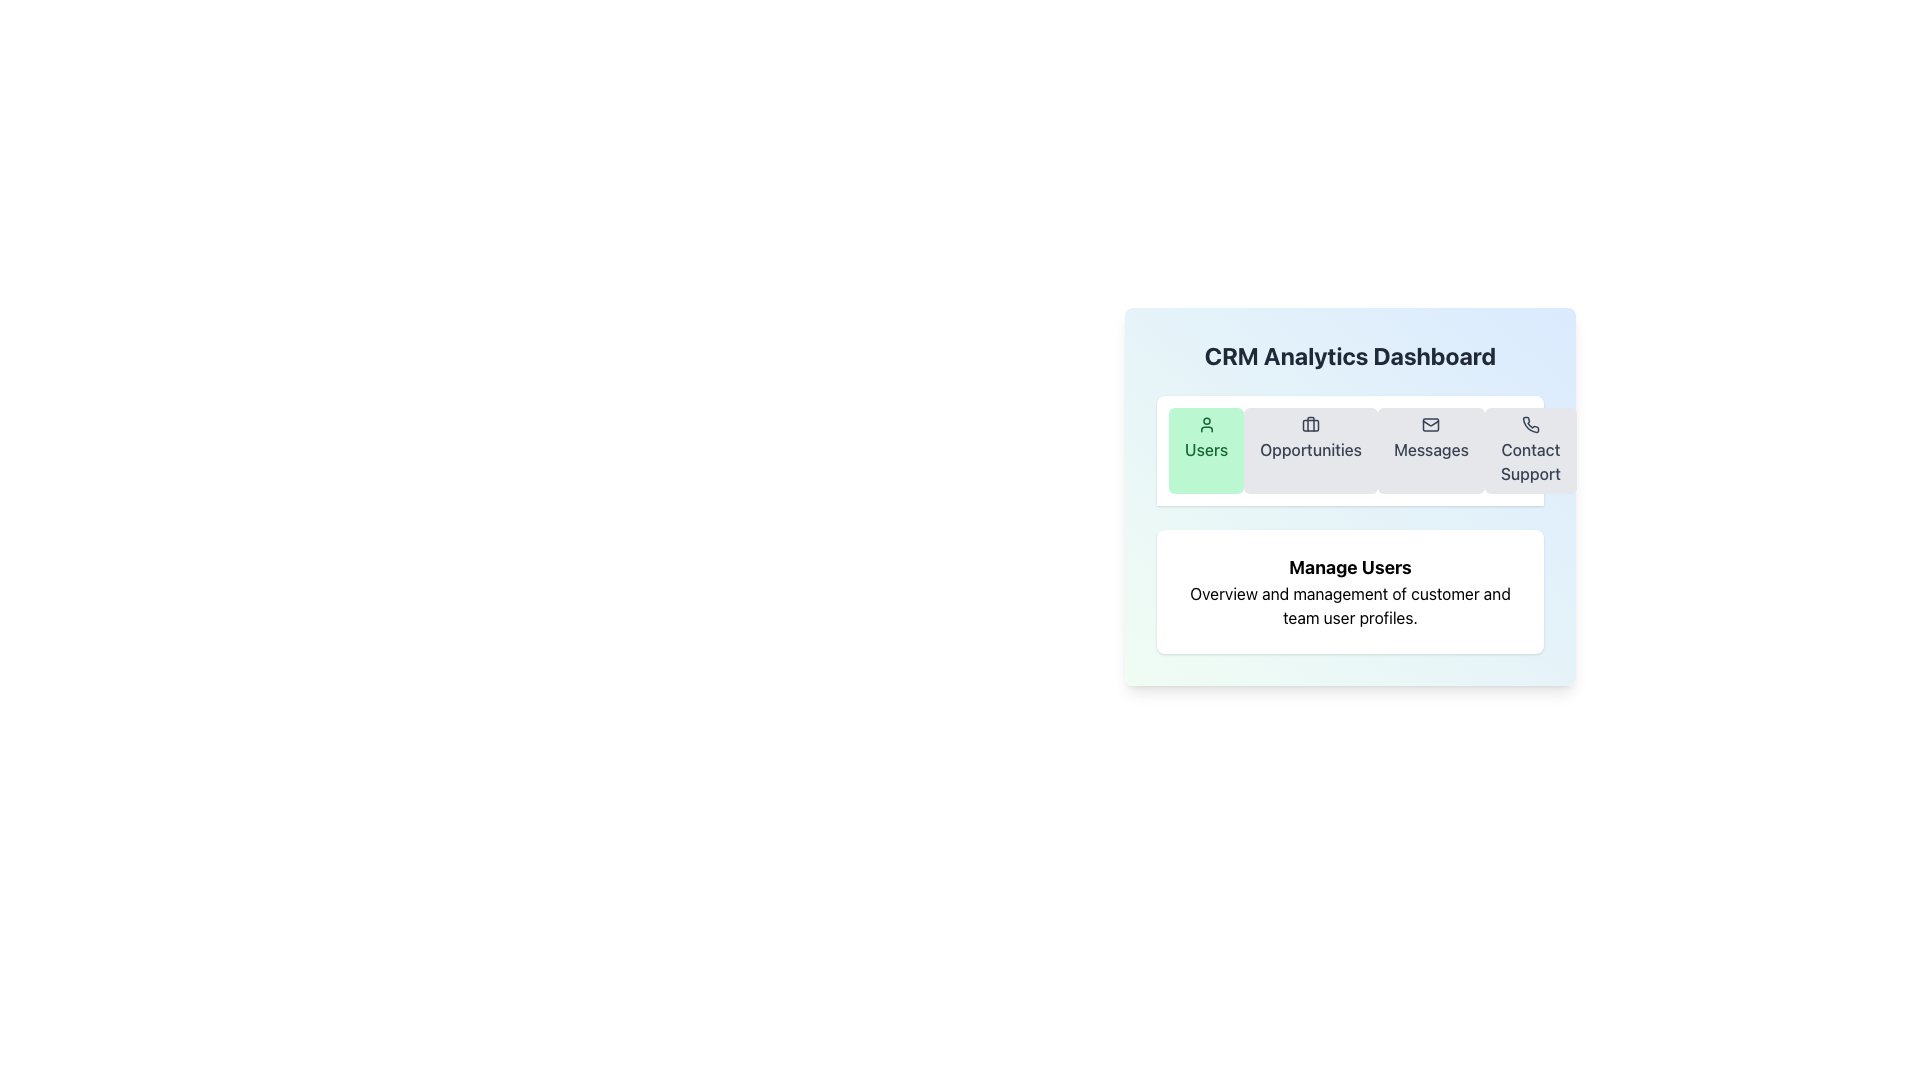 The image size is (1920, 1080). Describe the element at coordinates (1350, 519) in the screenshot. I see `the informational card located in the lower half of the 'CRM Analytics Dashboard' module` at that location.